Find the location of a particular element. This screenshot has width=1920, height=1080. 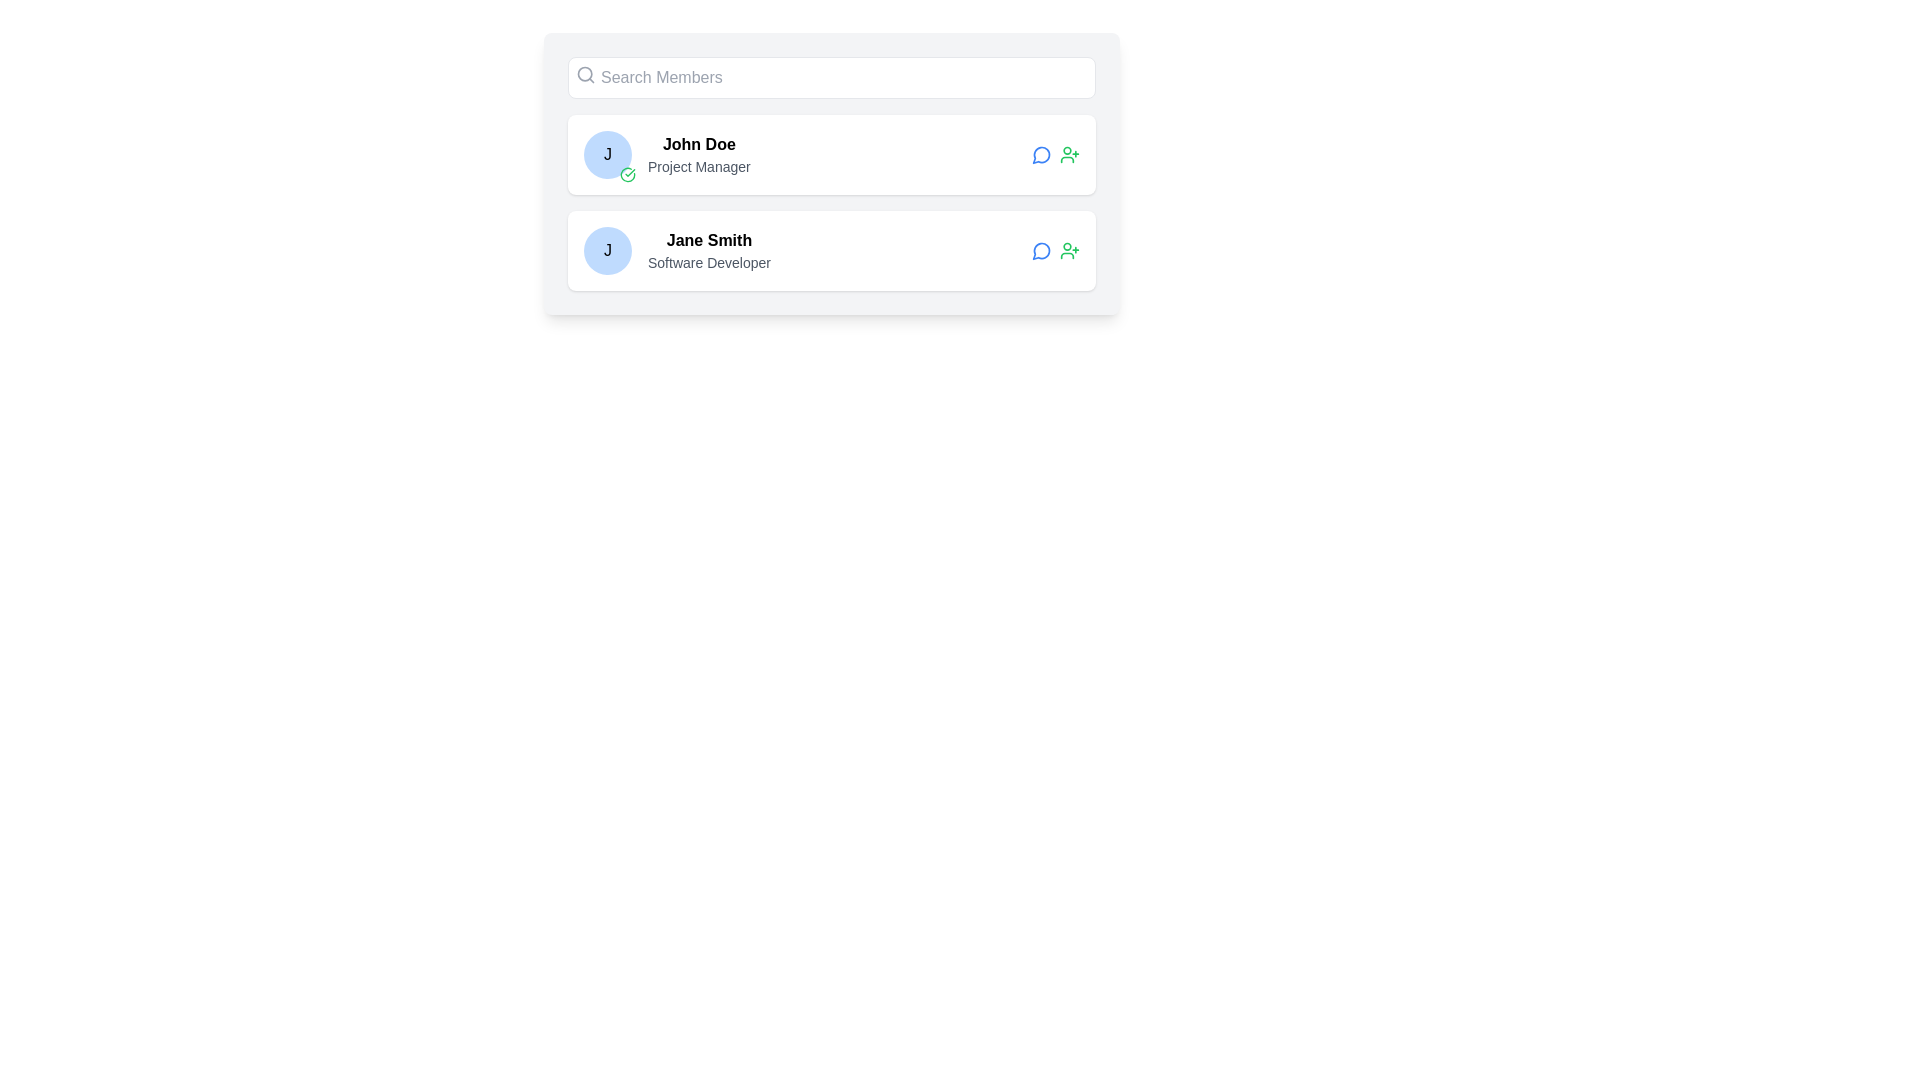

the inner circular part of the search icon located at the top-left of the 'Search Members' input field is located at coordinates (584, 73).